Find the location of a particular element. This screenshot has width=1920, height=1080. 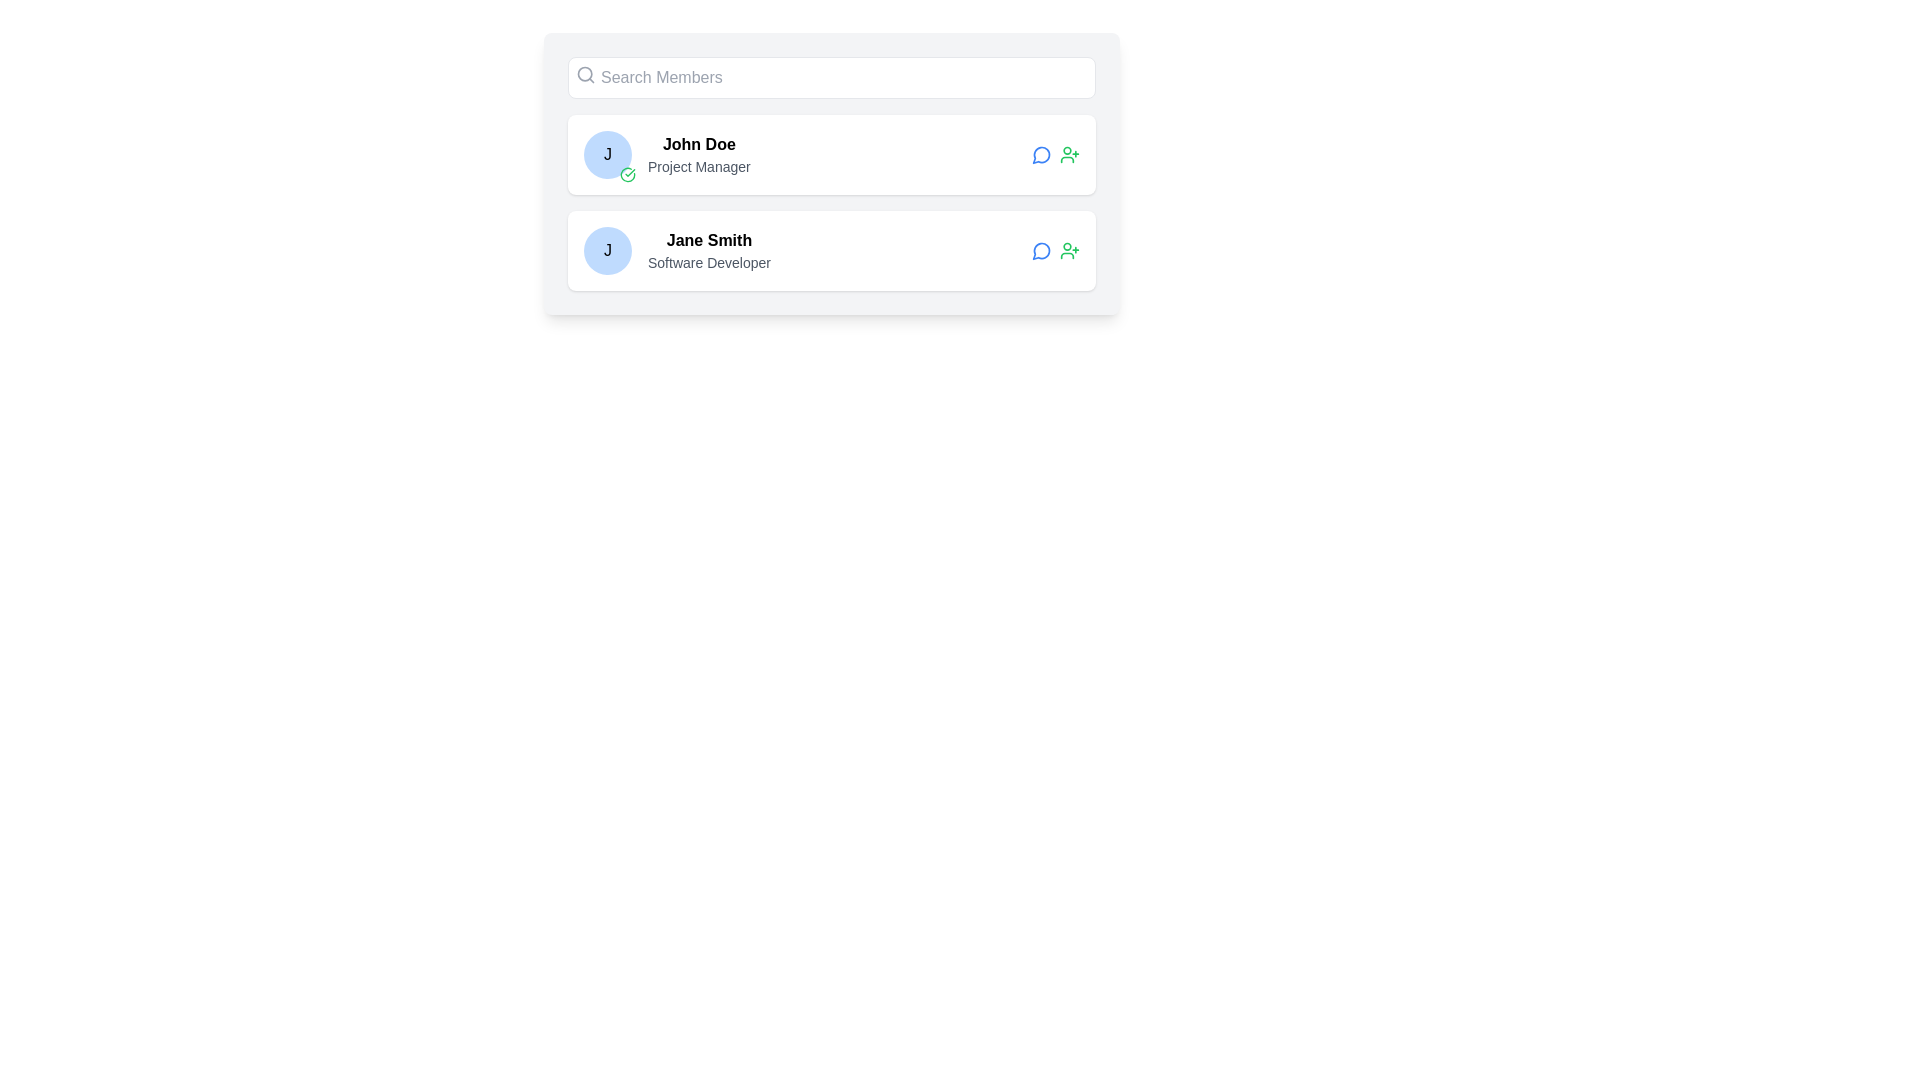

the inner circular part of the search icon located at the top-left of the 'Search Members' input field is located at coordinates (584, 73).